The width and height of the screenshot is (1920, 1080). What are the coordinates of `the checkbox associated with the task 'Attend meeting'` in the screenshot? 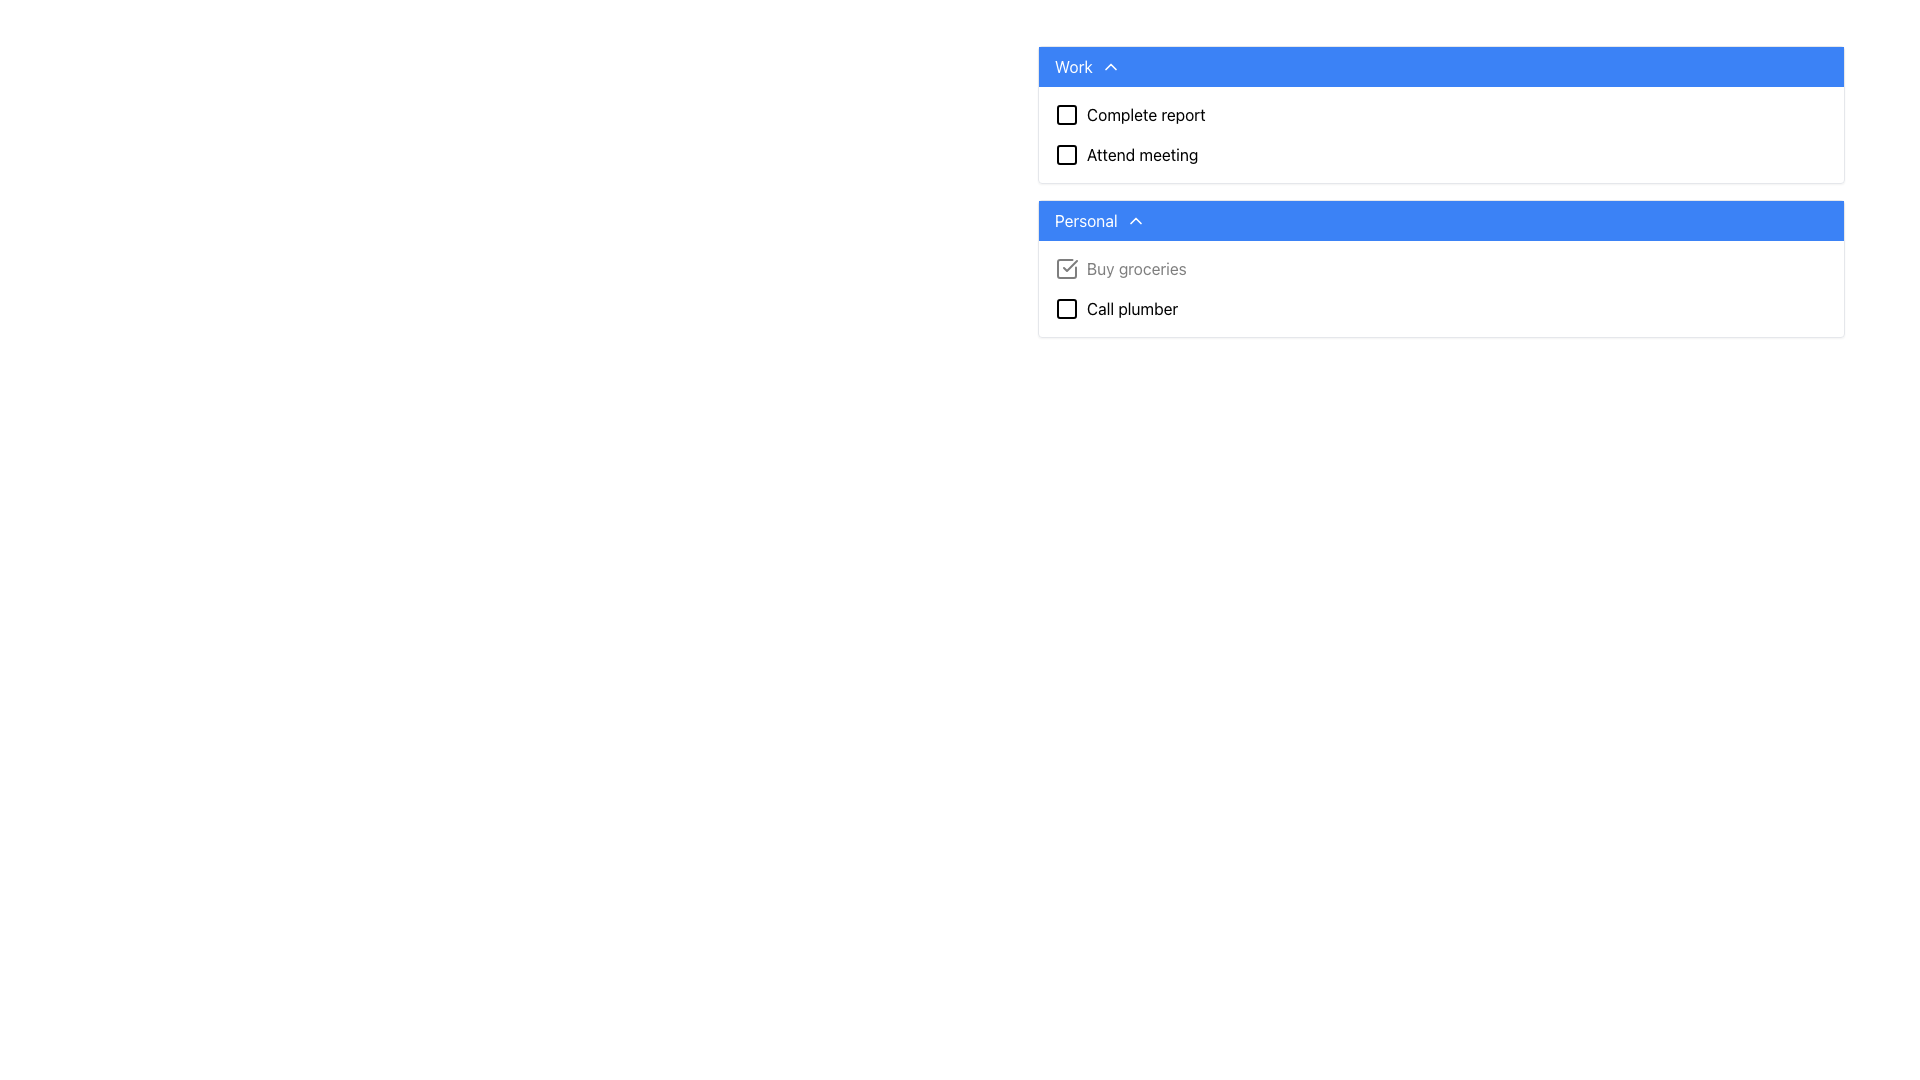 It's located at (1065, 153).